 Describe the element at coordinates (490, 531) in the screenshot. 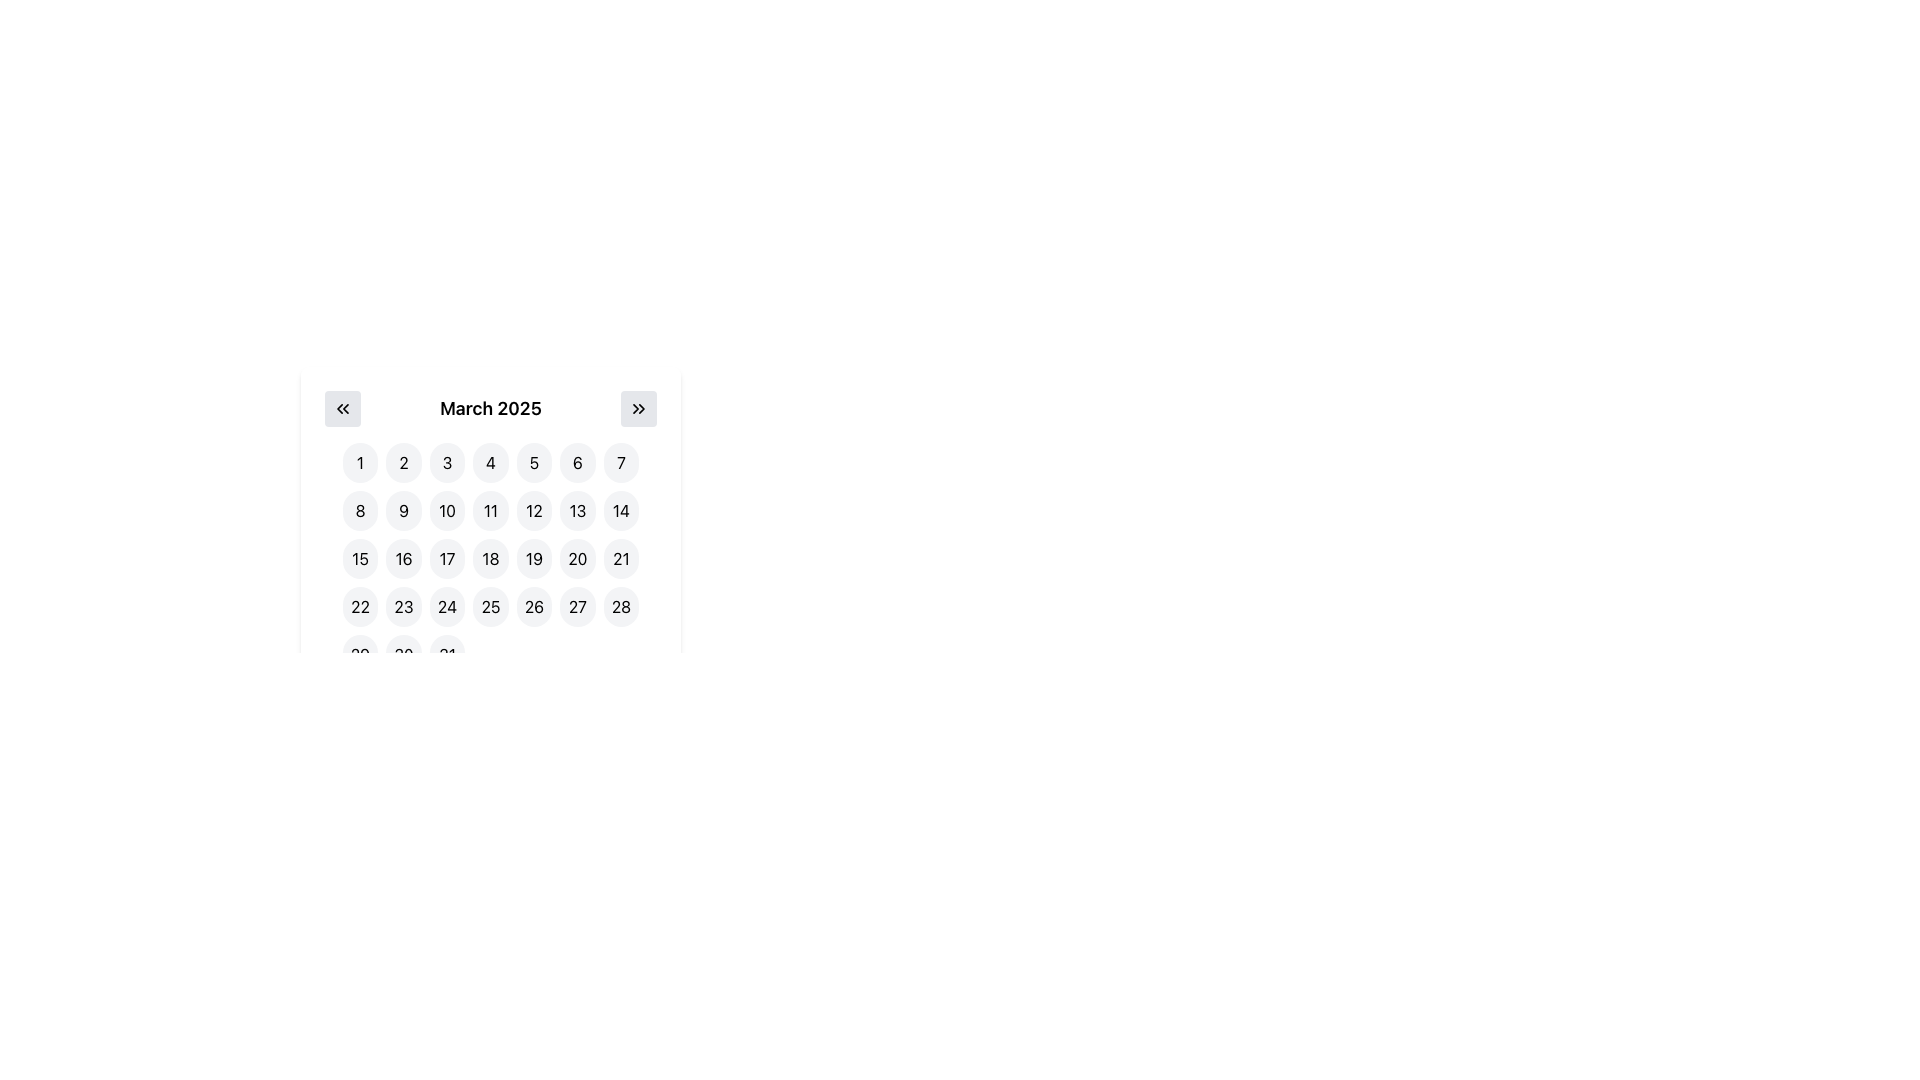

I see `the day button in the March 2025 calendar` at that location.